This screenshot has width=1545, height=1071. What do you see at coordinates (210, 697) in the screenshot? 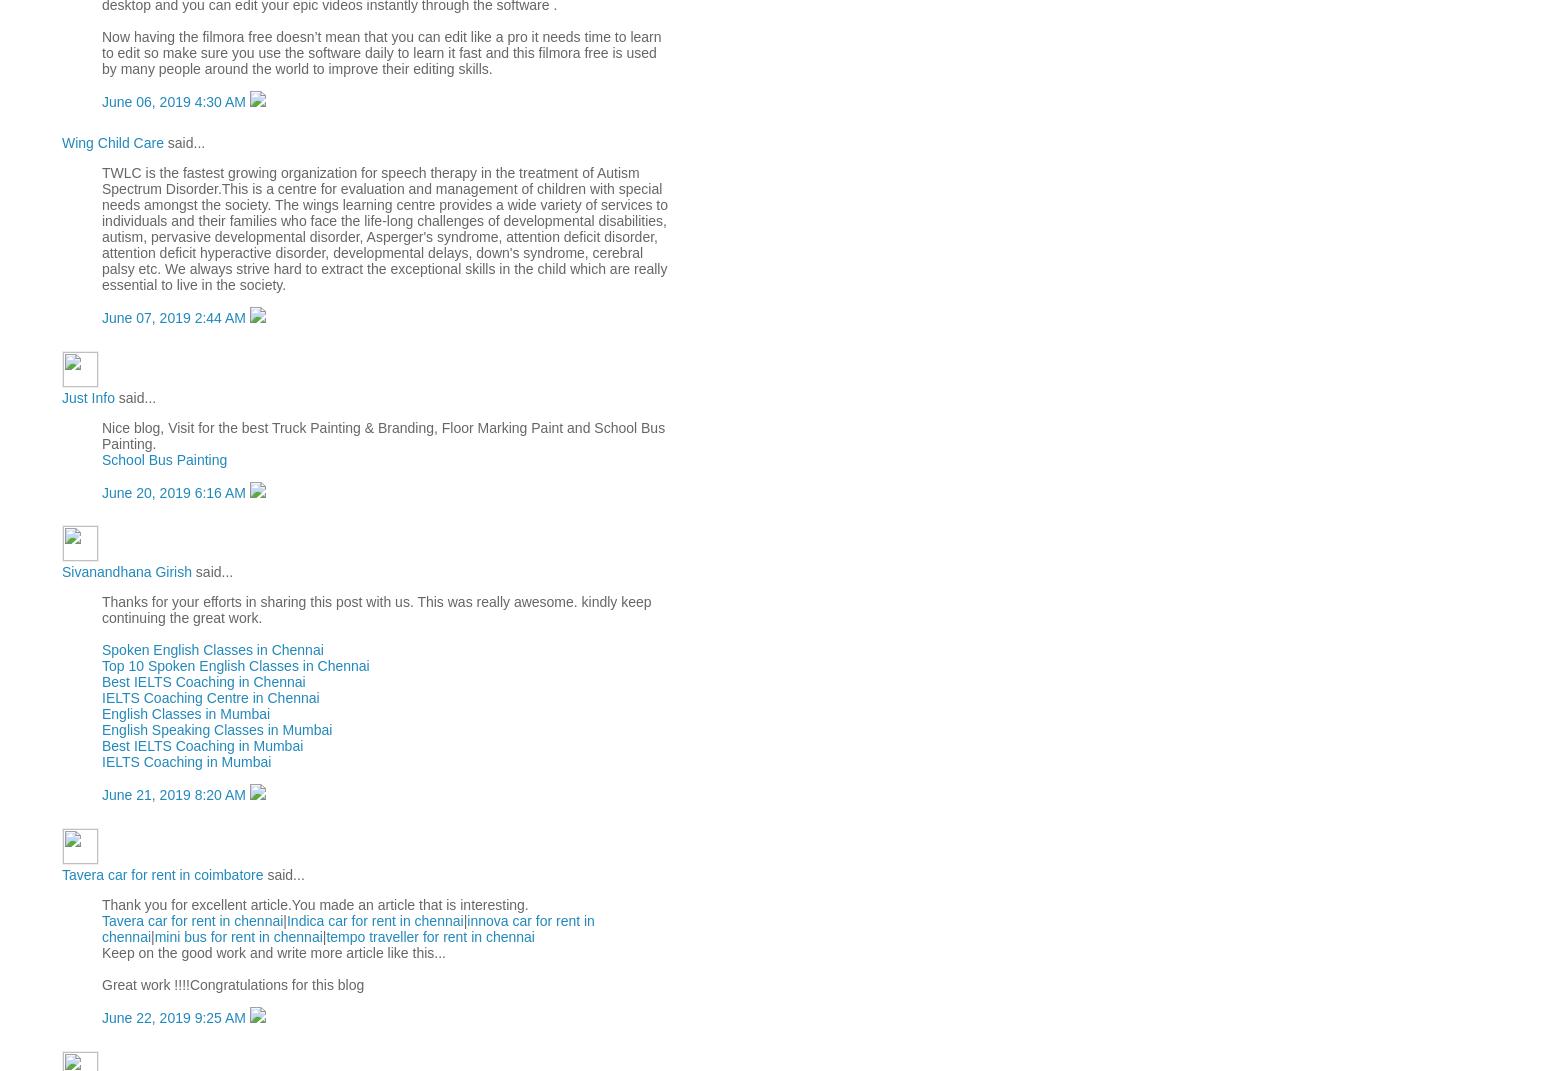
I see `'IELTS Coaching Centre in Chennai'` at bounding box center [210, 697].